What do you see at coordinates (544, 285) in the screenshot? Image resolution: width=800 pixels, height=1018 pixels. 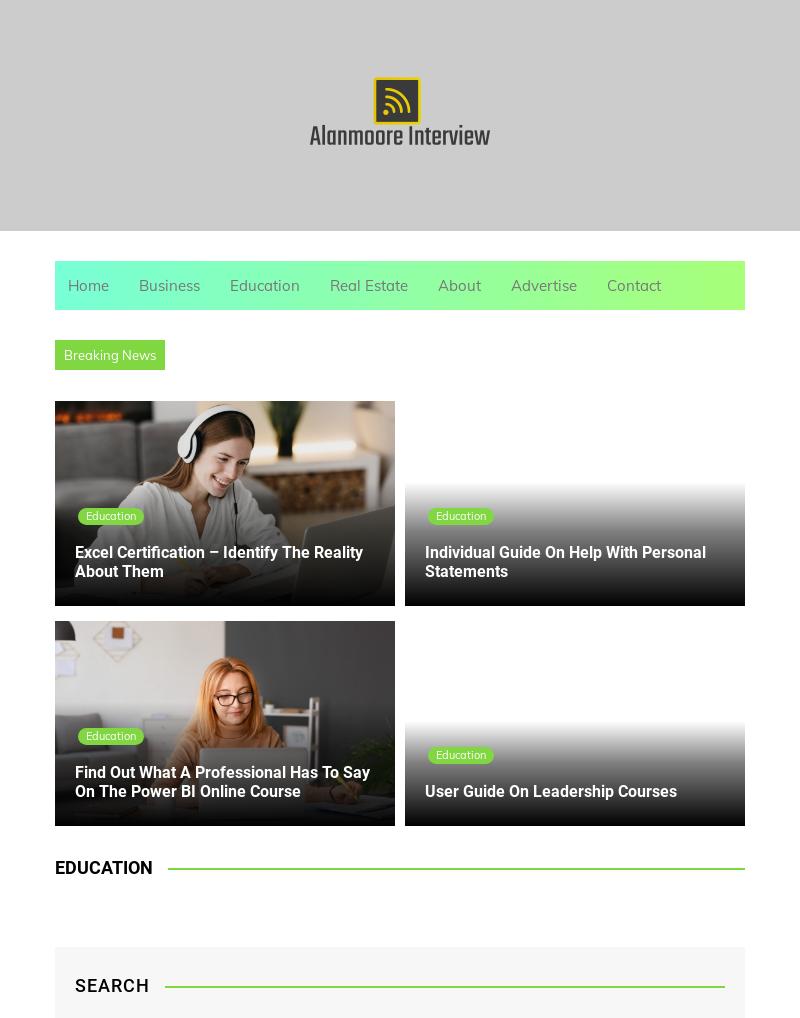 I see `'Advertise'` at bounding box center [544, 285].